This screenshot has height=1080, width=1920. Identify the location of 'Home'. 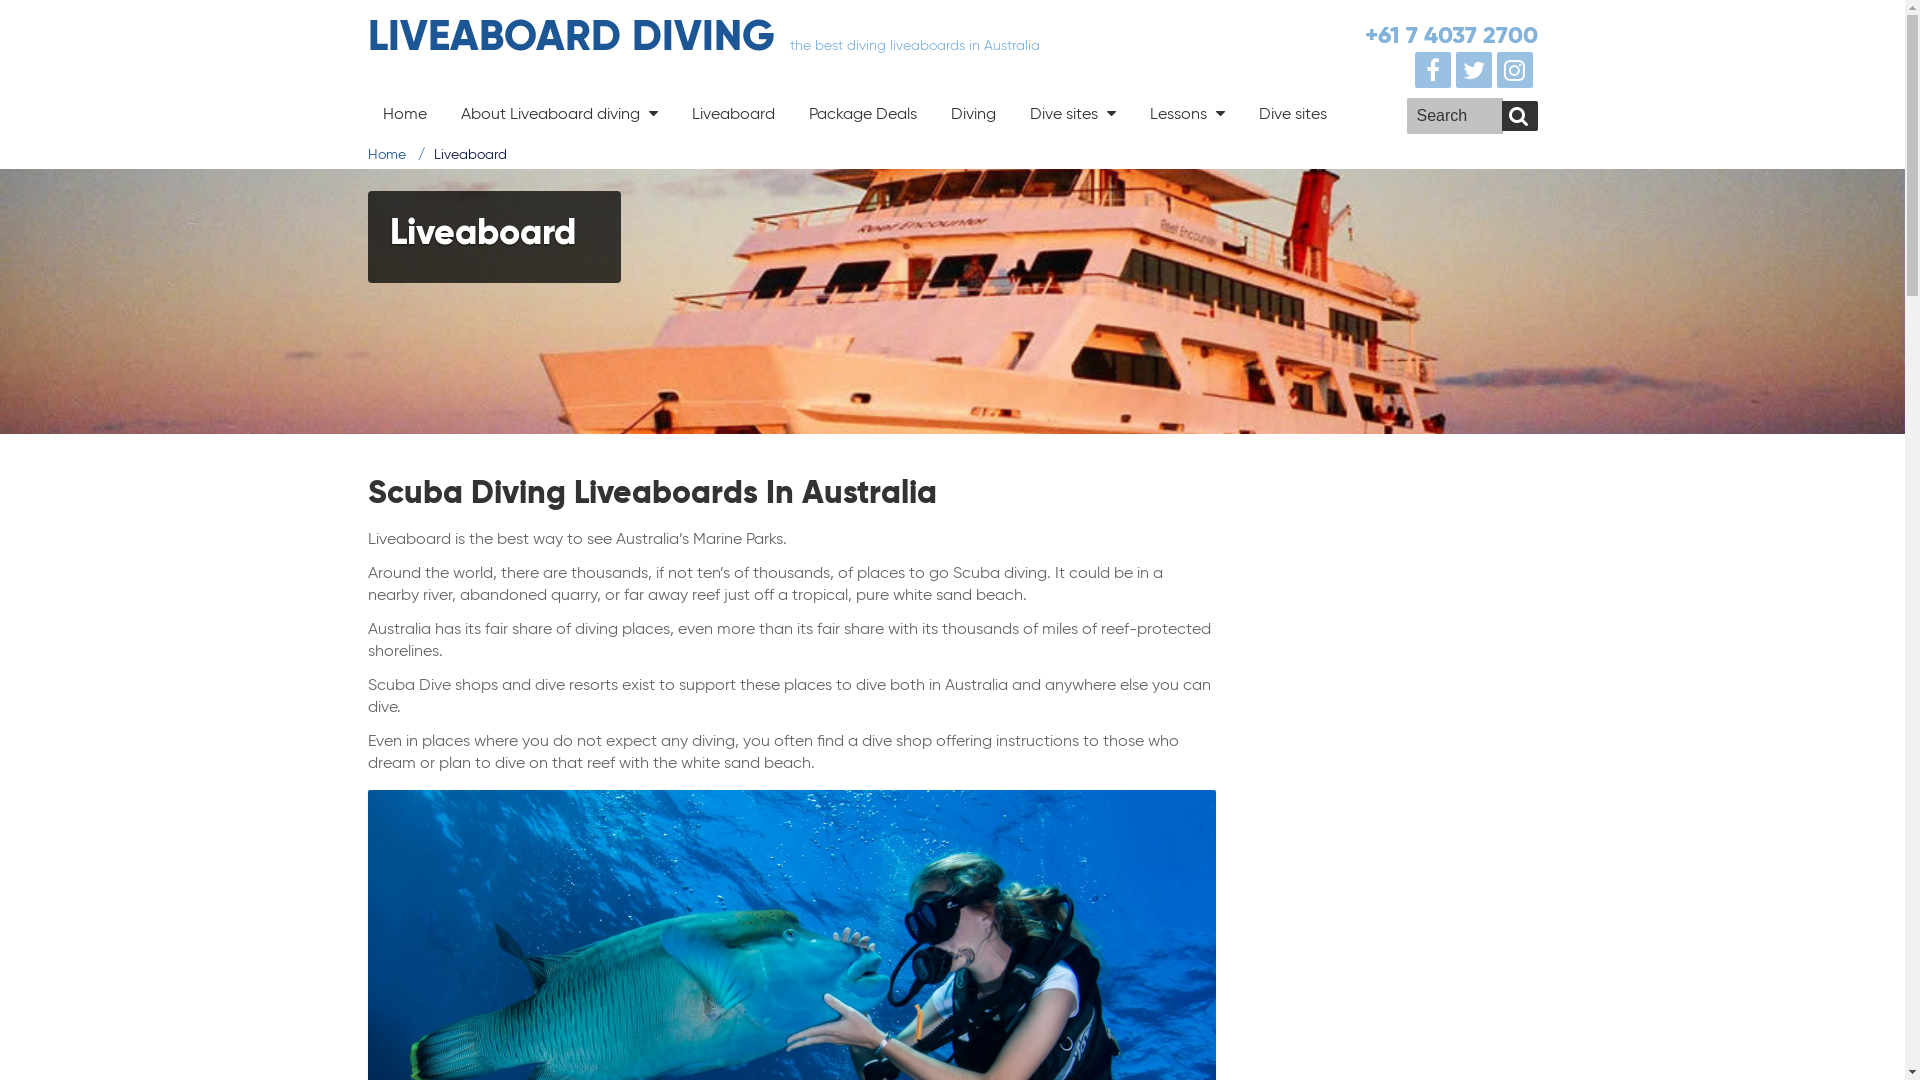
(403, 114).